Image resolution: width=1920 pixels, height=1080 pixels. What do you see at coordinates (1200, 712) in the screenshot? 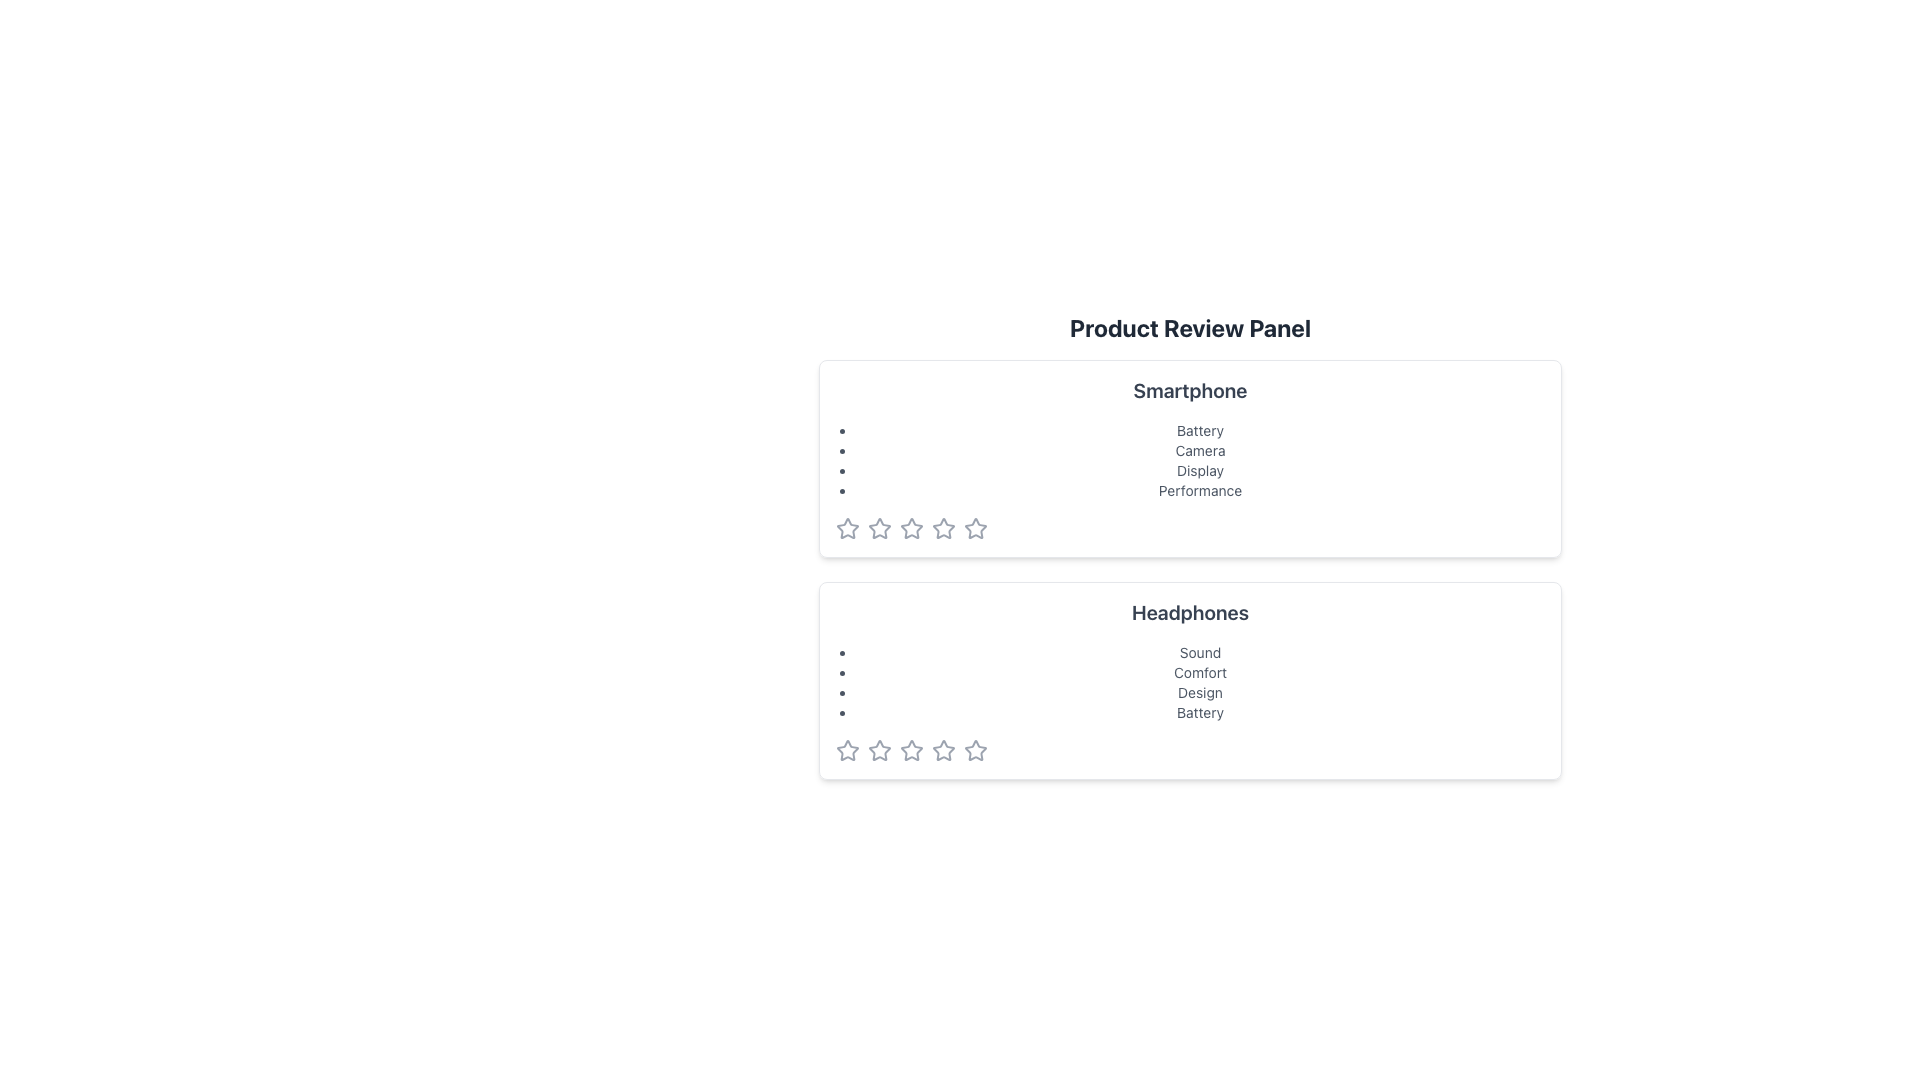
I see `the 'Battery' performance criterion list item in the 'Headphones' product review section, which is the fourth item in a vertical list` at bounding box center [1200, 712].